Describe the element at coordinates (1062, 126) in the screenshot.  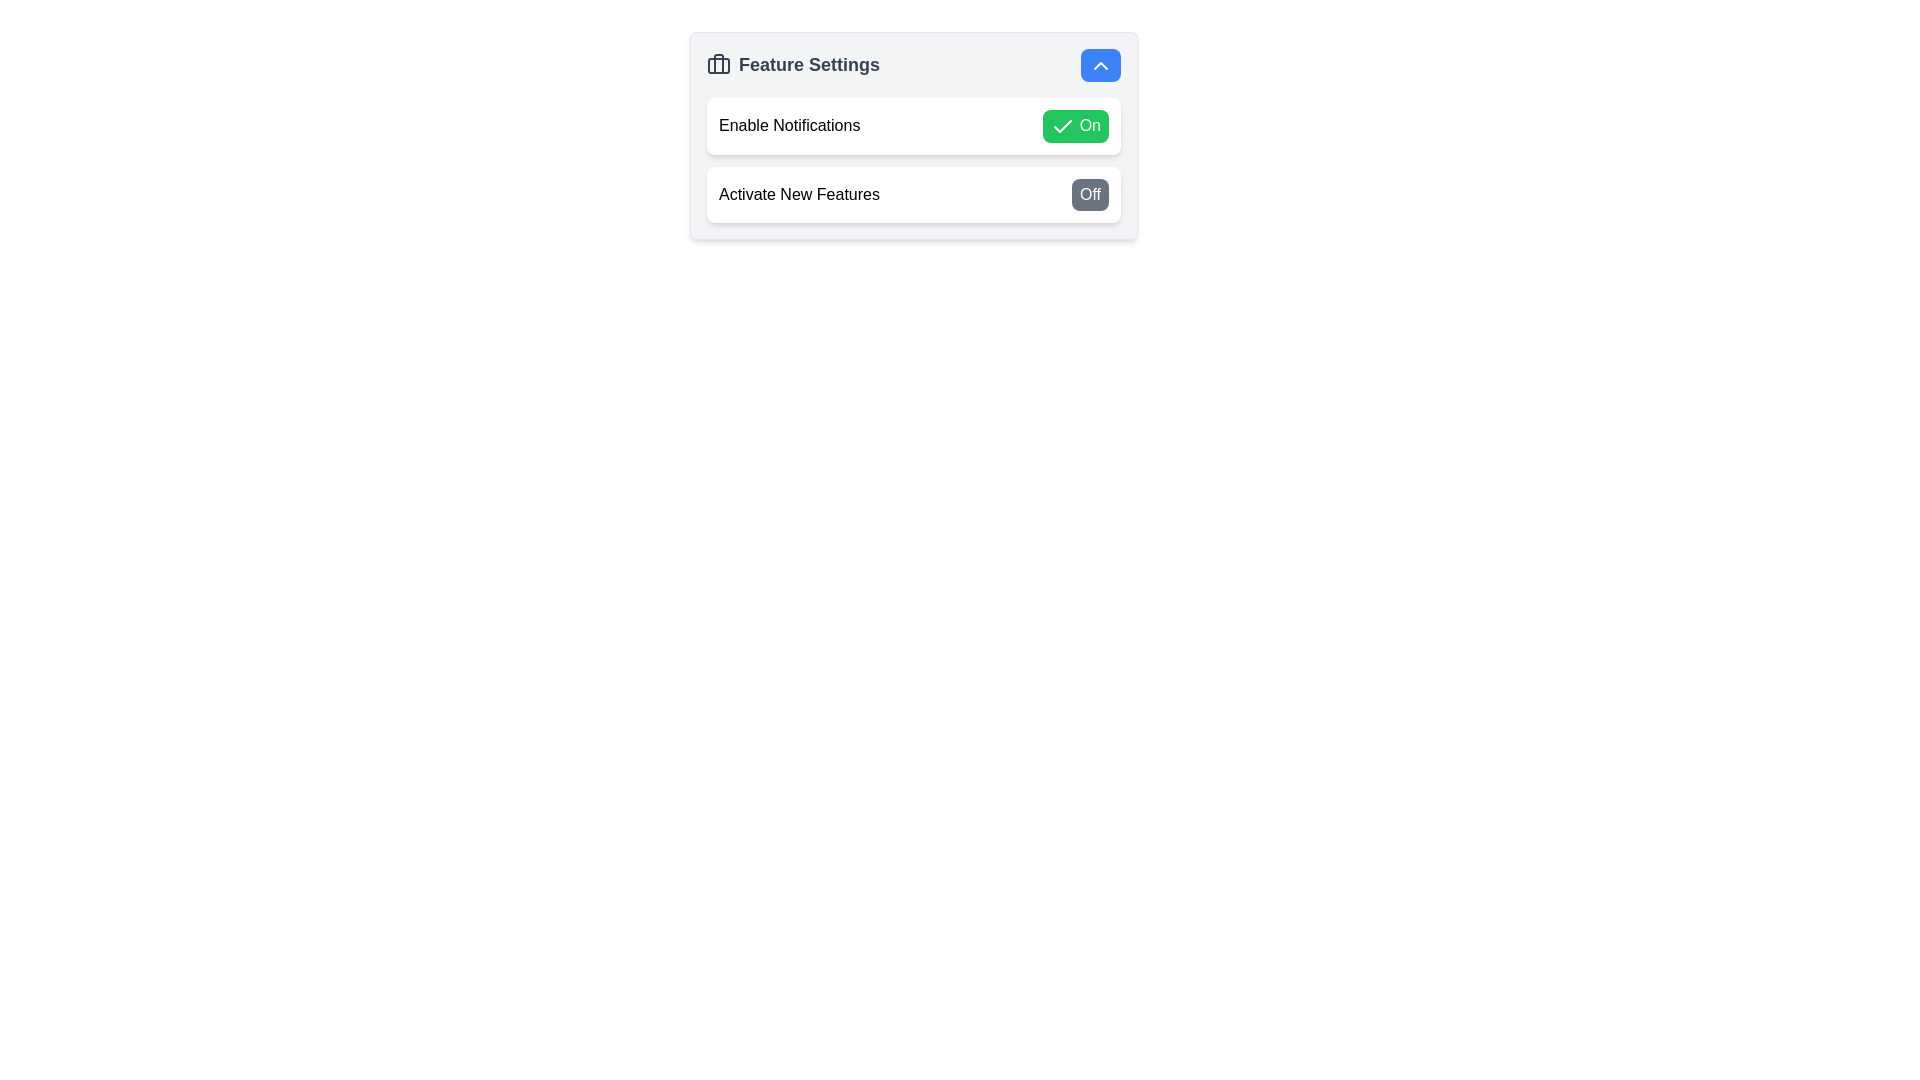
I see `the state of the 'Enable Notifications' toggle control icon, which is embedded in the button labeled 'On' within the green background section of the settings interface` at that location.